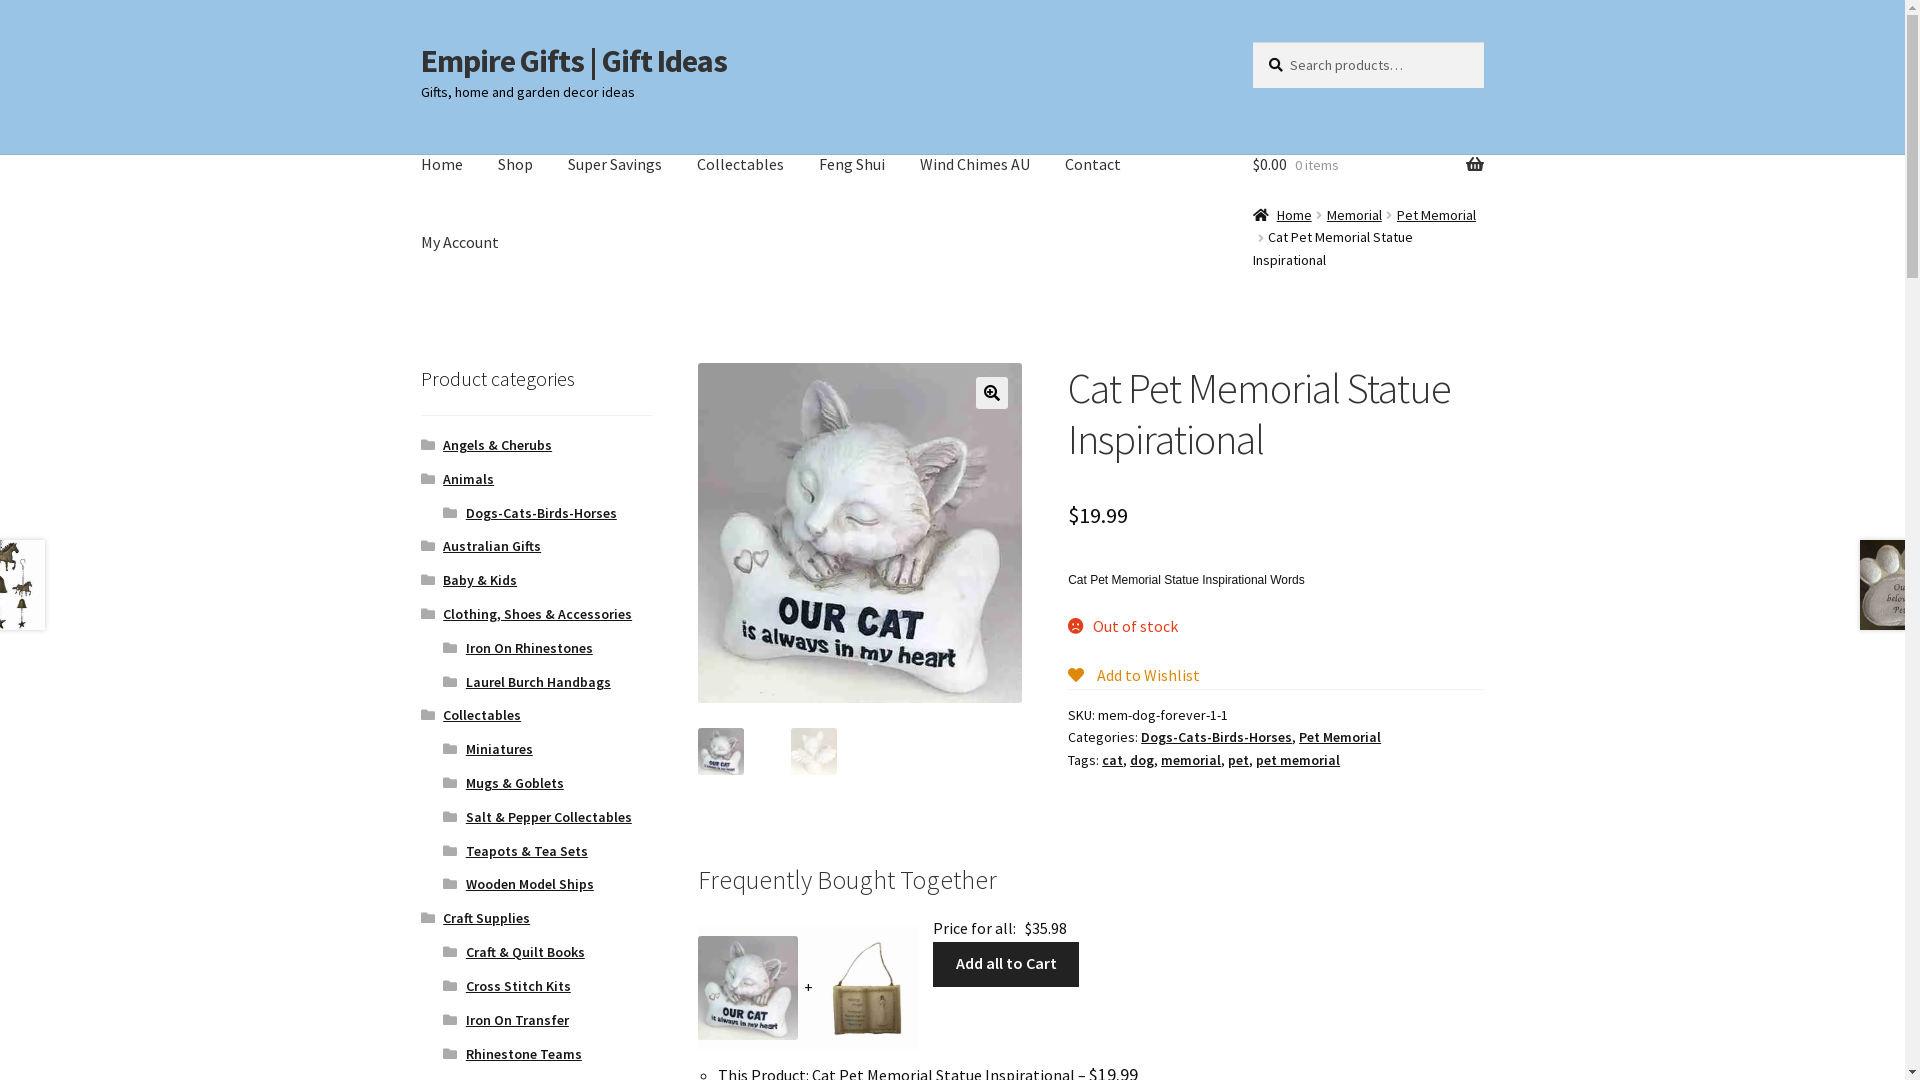  What do you see at coordinates (552, 164) in the screenshot?
I see `'Super Savings'` at bounding box center [552, 164].